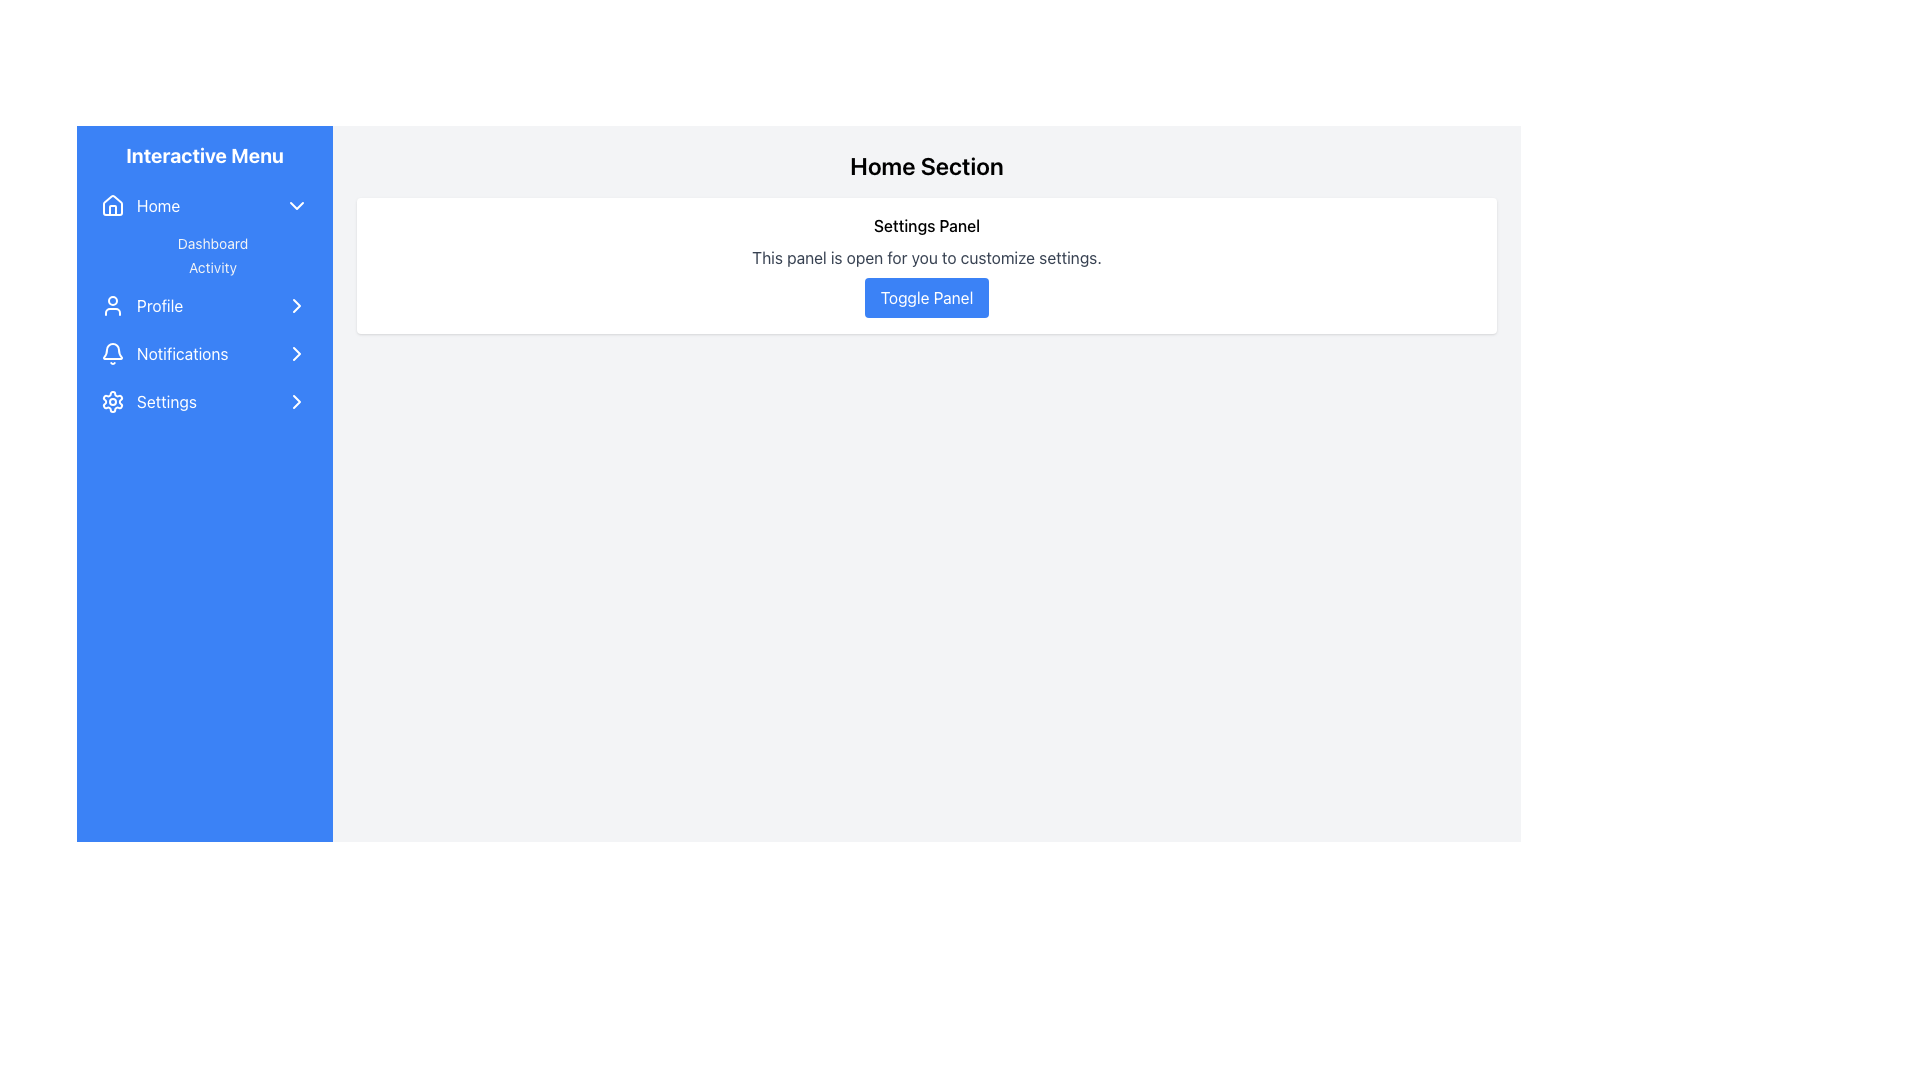  Describe the element at coordinates (112, 350) in the screenshot. I see `the bell icon located in the 'Notifications' menu item, which is situated in the left navigation menu below the 'Profile' section and above the 'Settings' section` at that location.